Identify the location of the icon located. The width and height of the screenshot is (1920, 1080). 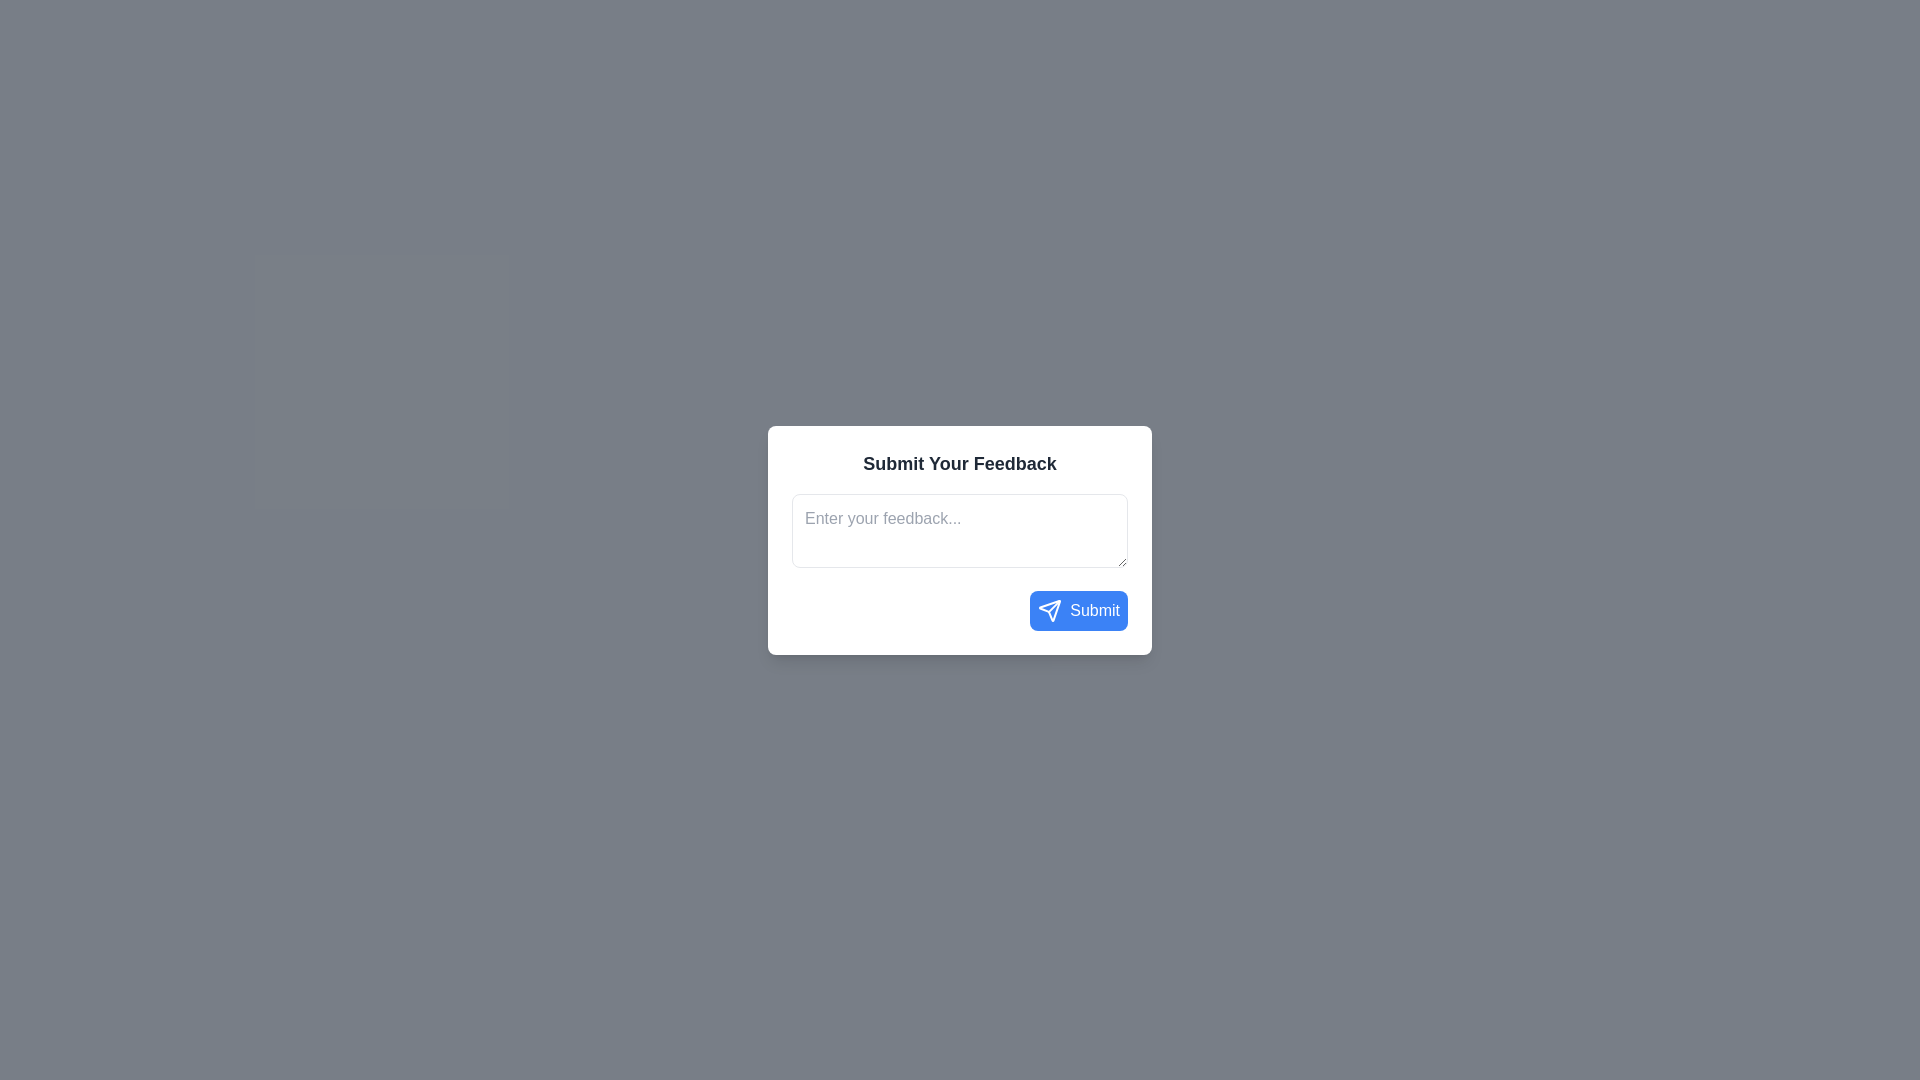
(1049, 609).